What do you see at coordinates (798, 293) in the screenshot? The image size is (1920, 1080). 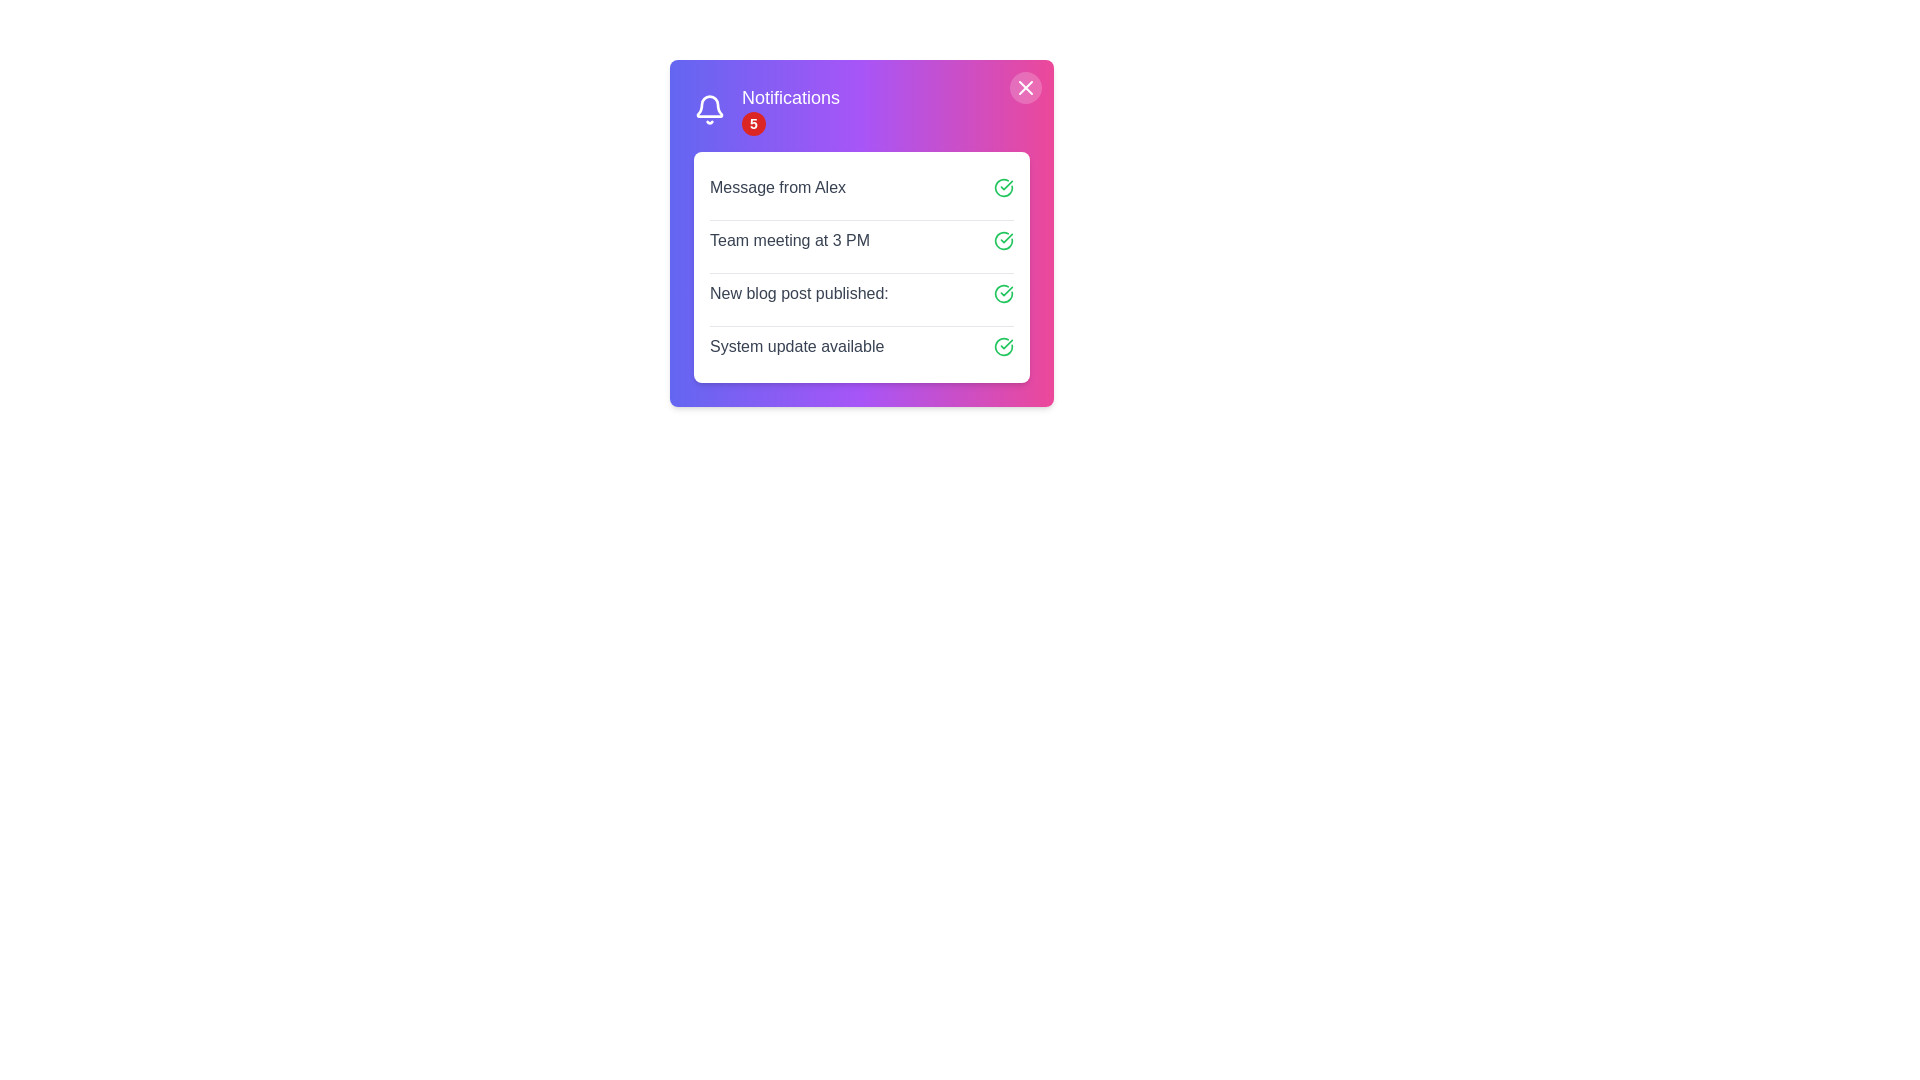 I see `the text label that reads 'New blog post published:' located in the middle of the notification list within a notification card` at bounding box center [798, 293].